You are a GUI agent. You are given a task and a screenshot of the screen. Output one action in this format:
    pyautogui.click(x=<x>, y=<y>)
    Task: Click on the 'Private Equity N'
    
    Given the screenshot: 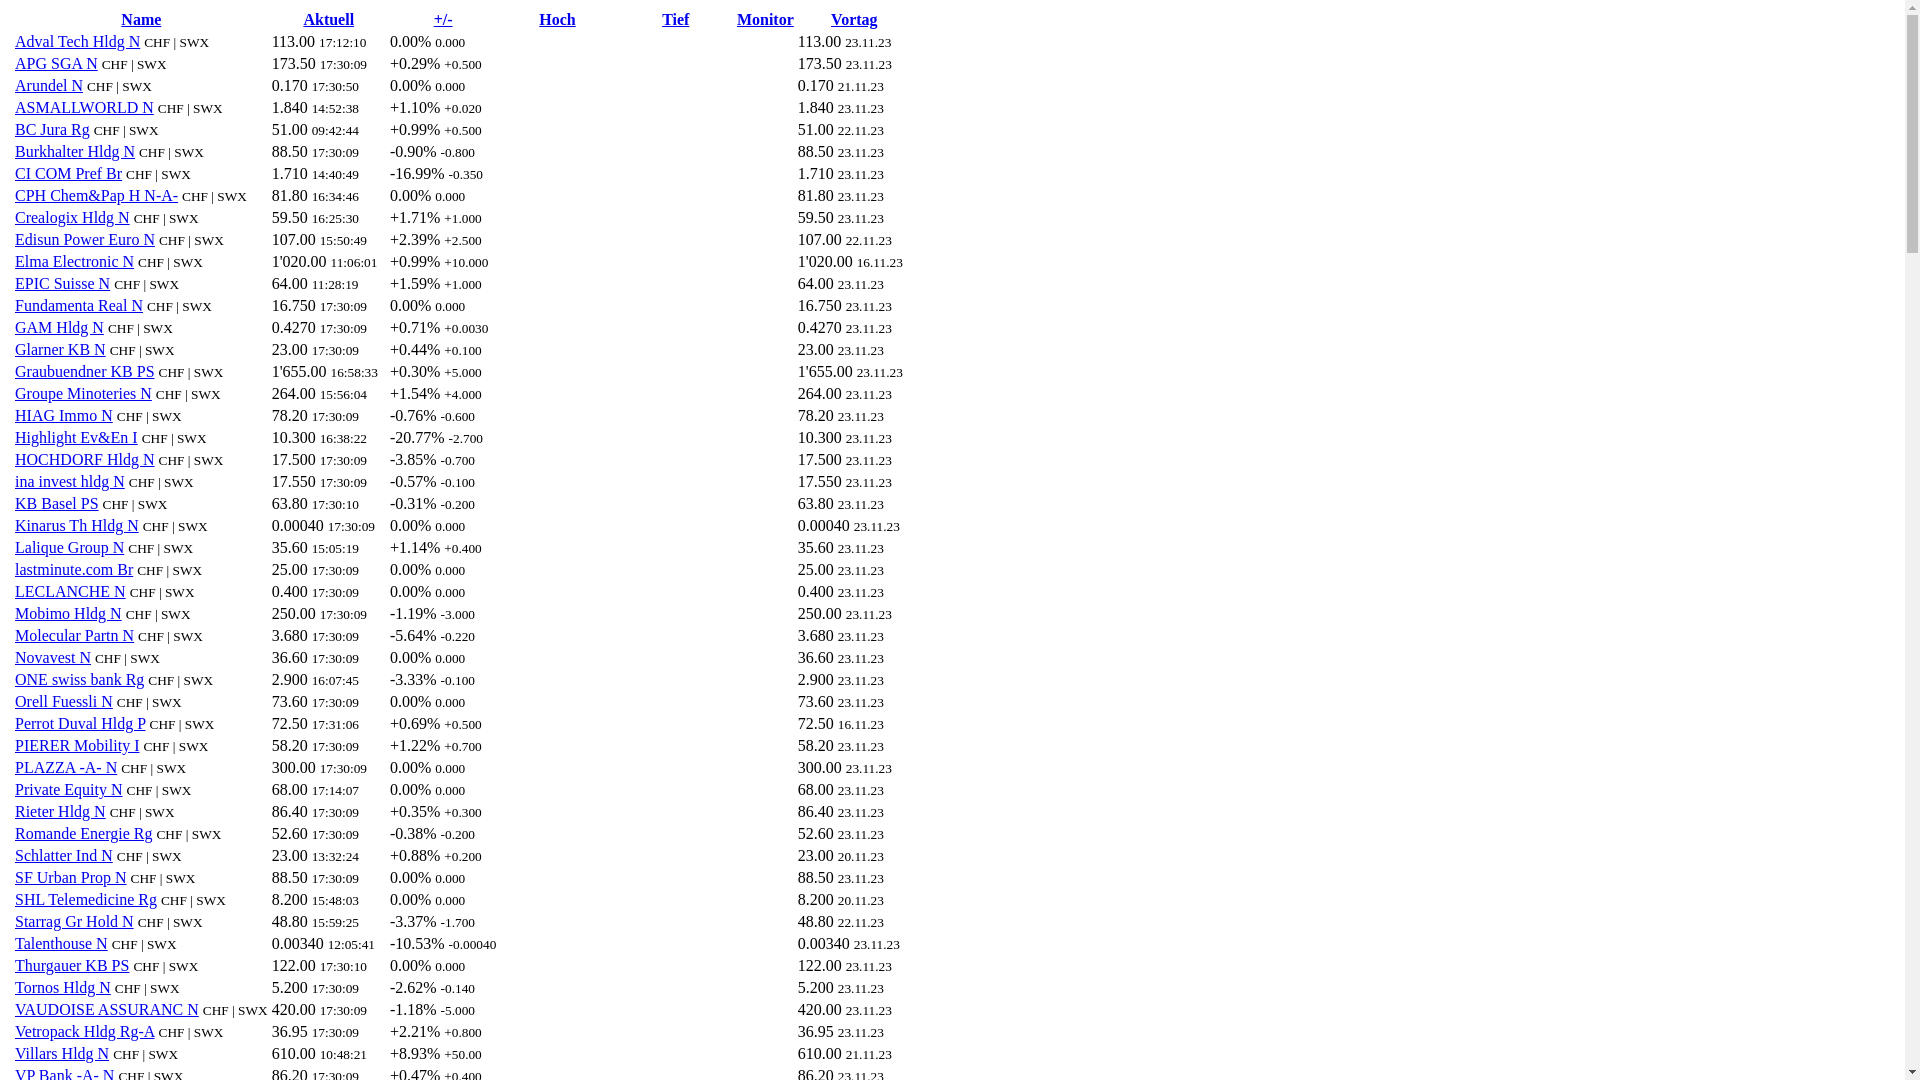 What is the action you would take?
    pyautogui.click(x=14, y=788)
    